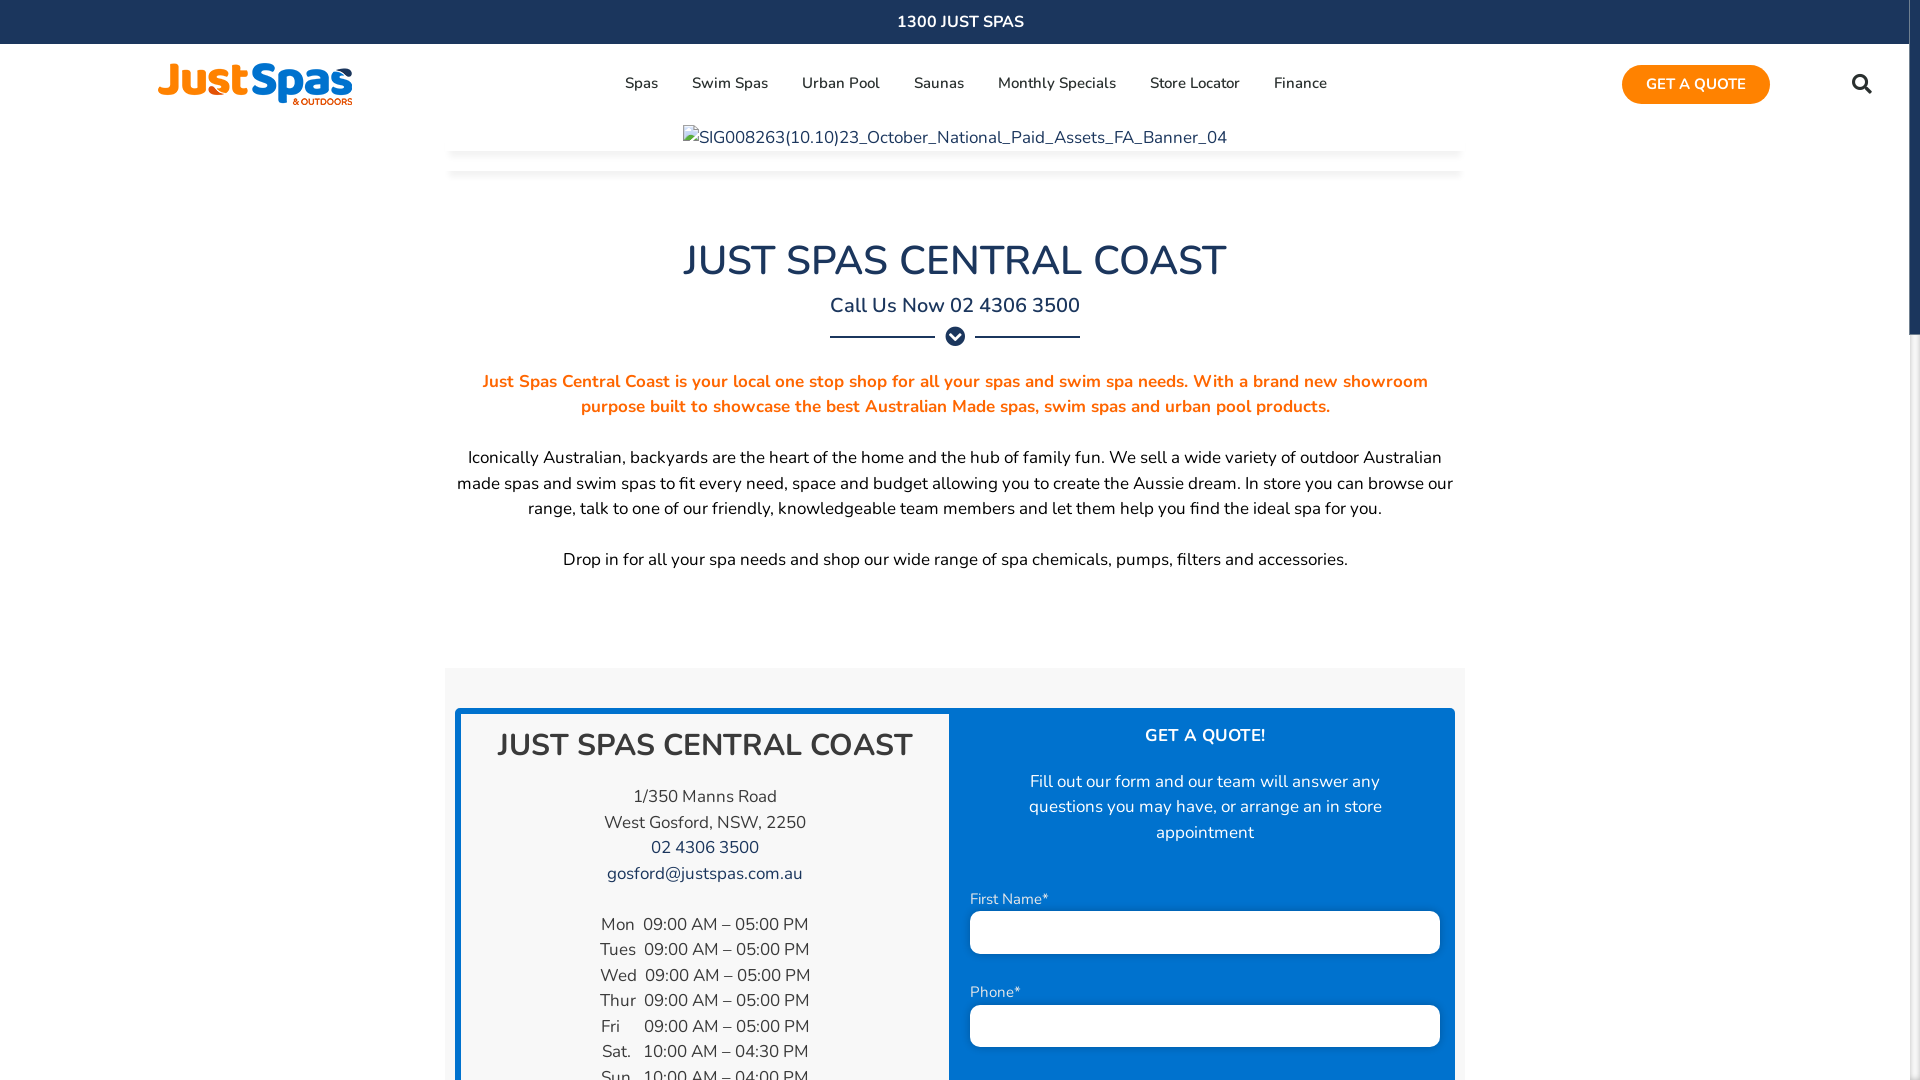  Describe the element at coordinates (705, 872) in the screenshot. I see `'gosford@justspas.com.au'` at that location.